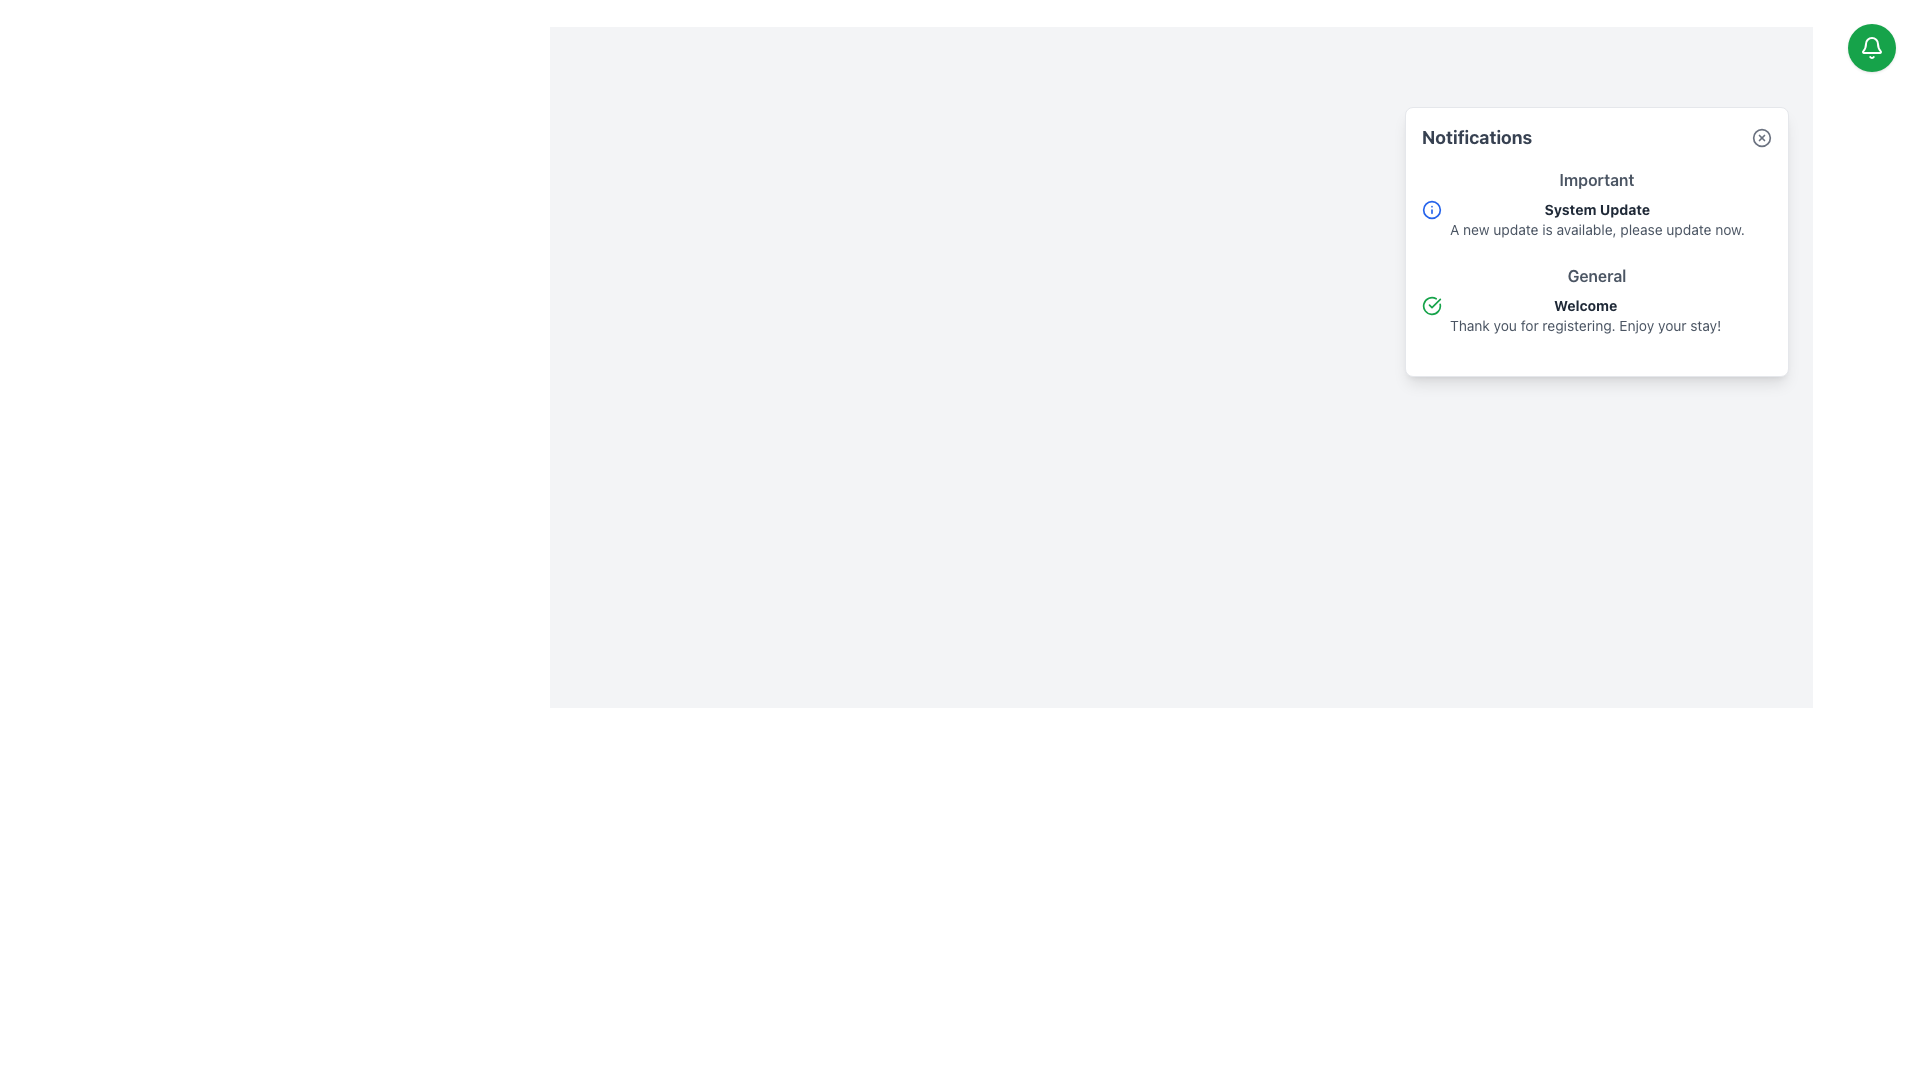 The image size is (1920, 1080). Describe the element at coordinates (1430, 209) in the screenshot. I see `the circle graphic element that represents the 'Important' message associated with 'System Update' within the notification card` at that location.